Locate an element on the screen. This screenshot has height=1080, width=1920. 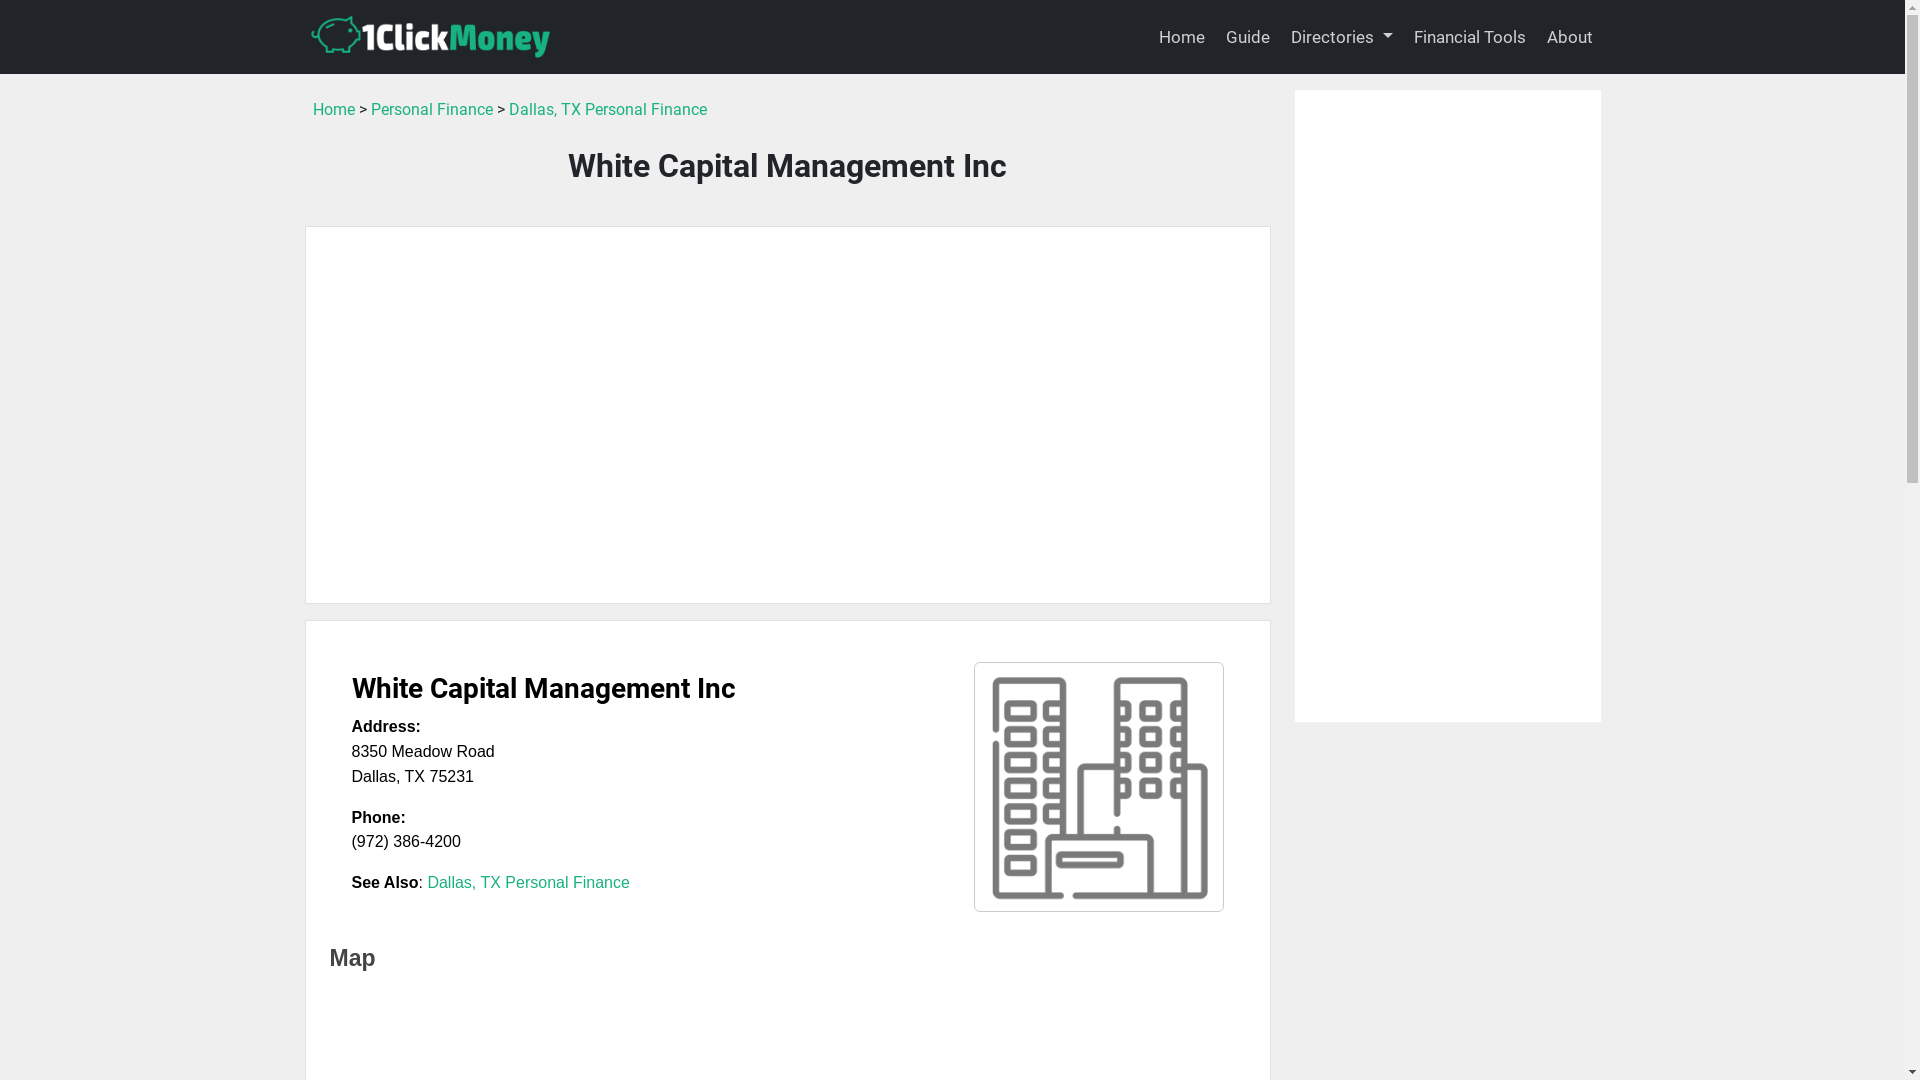
'About' is located at coordinates (1568, 37).